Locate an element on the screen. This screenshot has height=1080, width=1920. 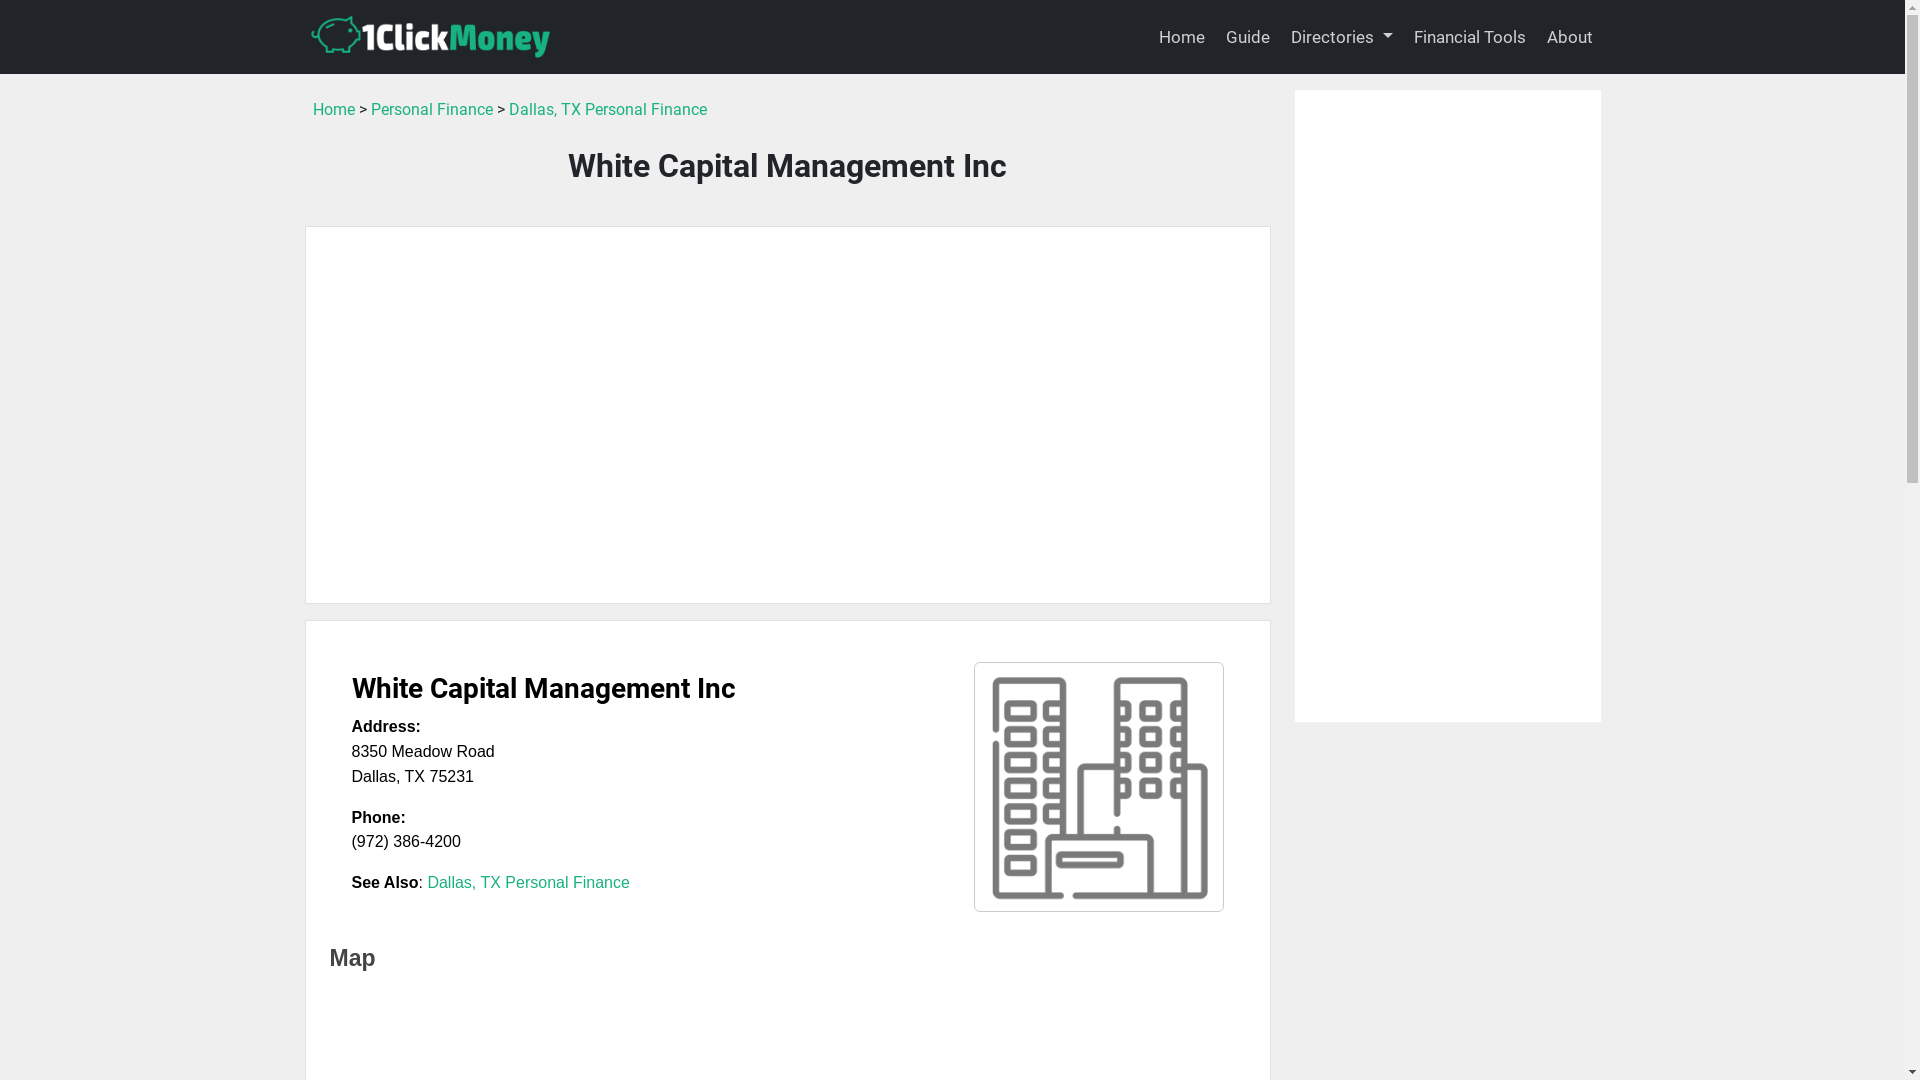
'About' is located at coordinates (1568, 37).